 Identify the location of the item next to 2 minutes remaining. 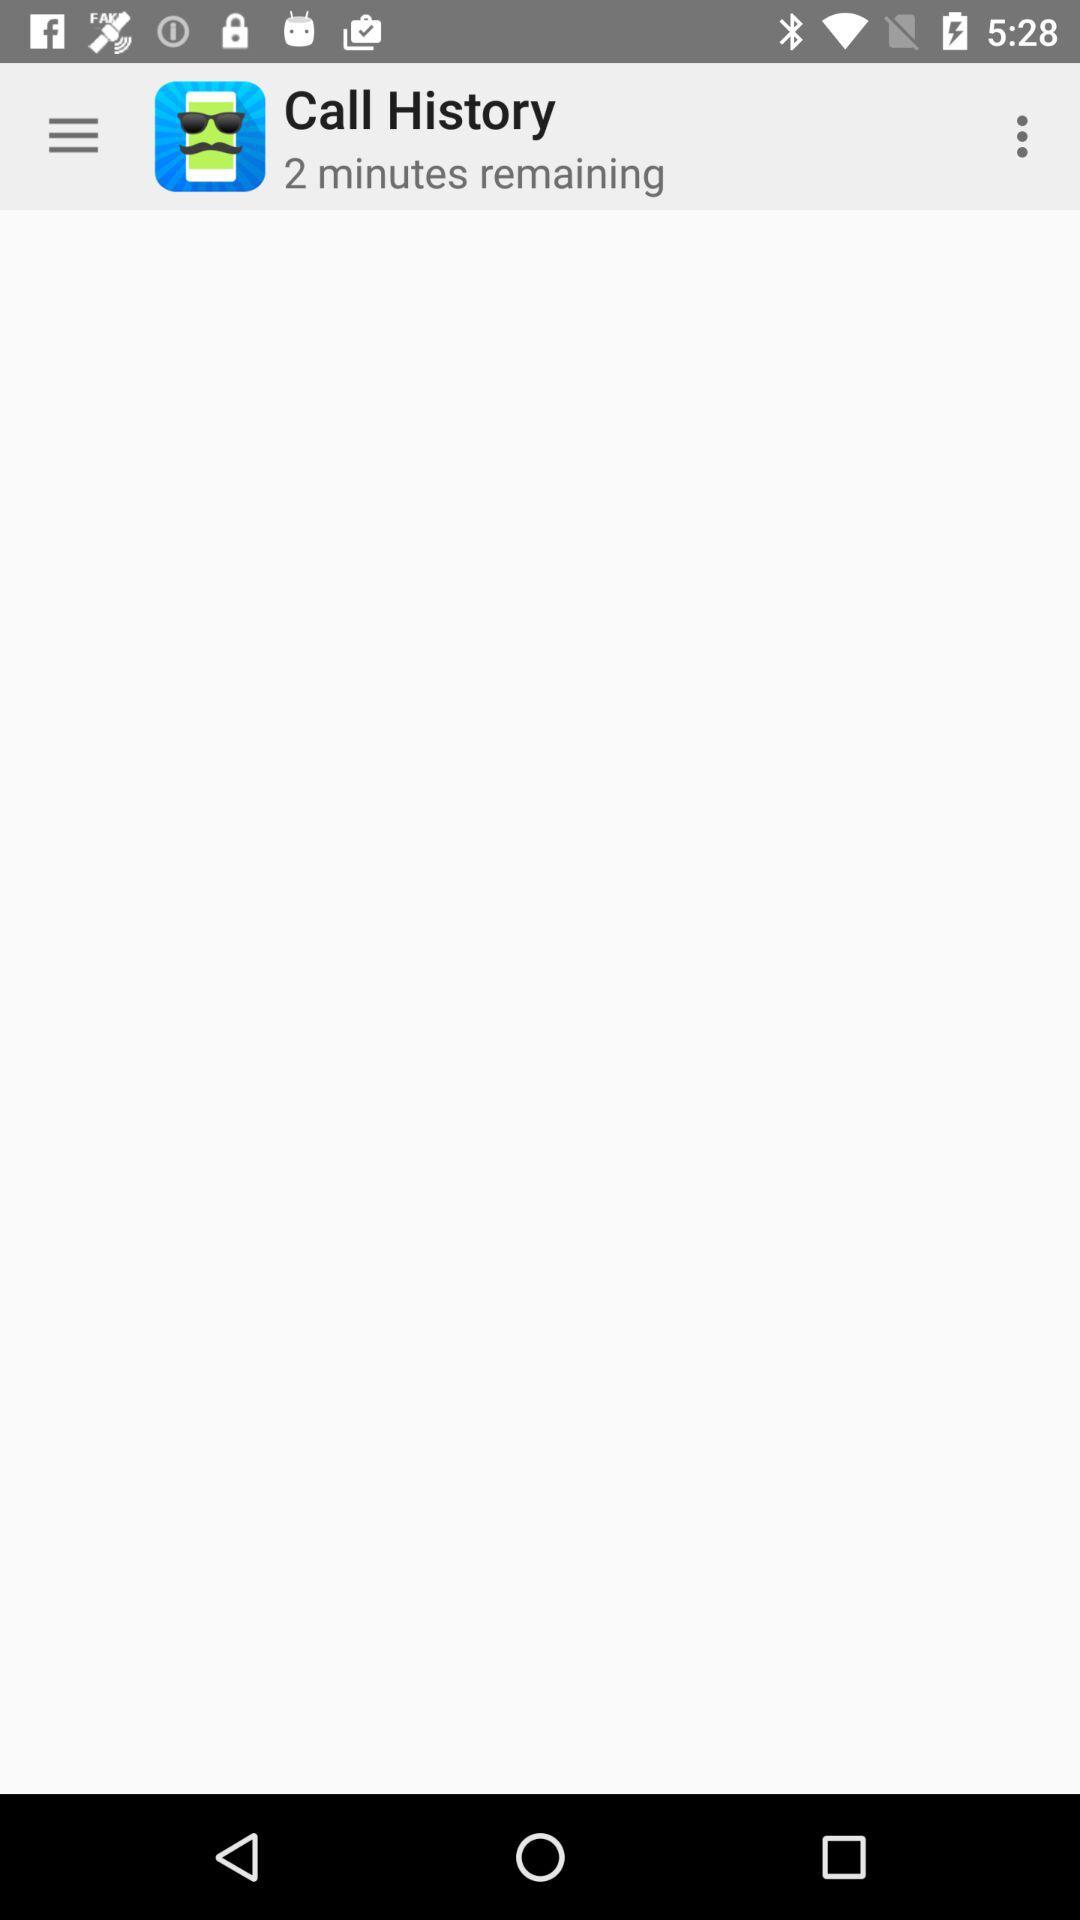
(1027, 135).